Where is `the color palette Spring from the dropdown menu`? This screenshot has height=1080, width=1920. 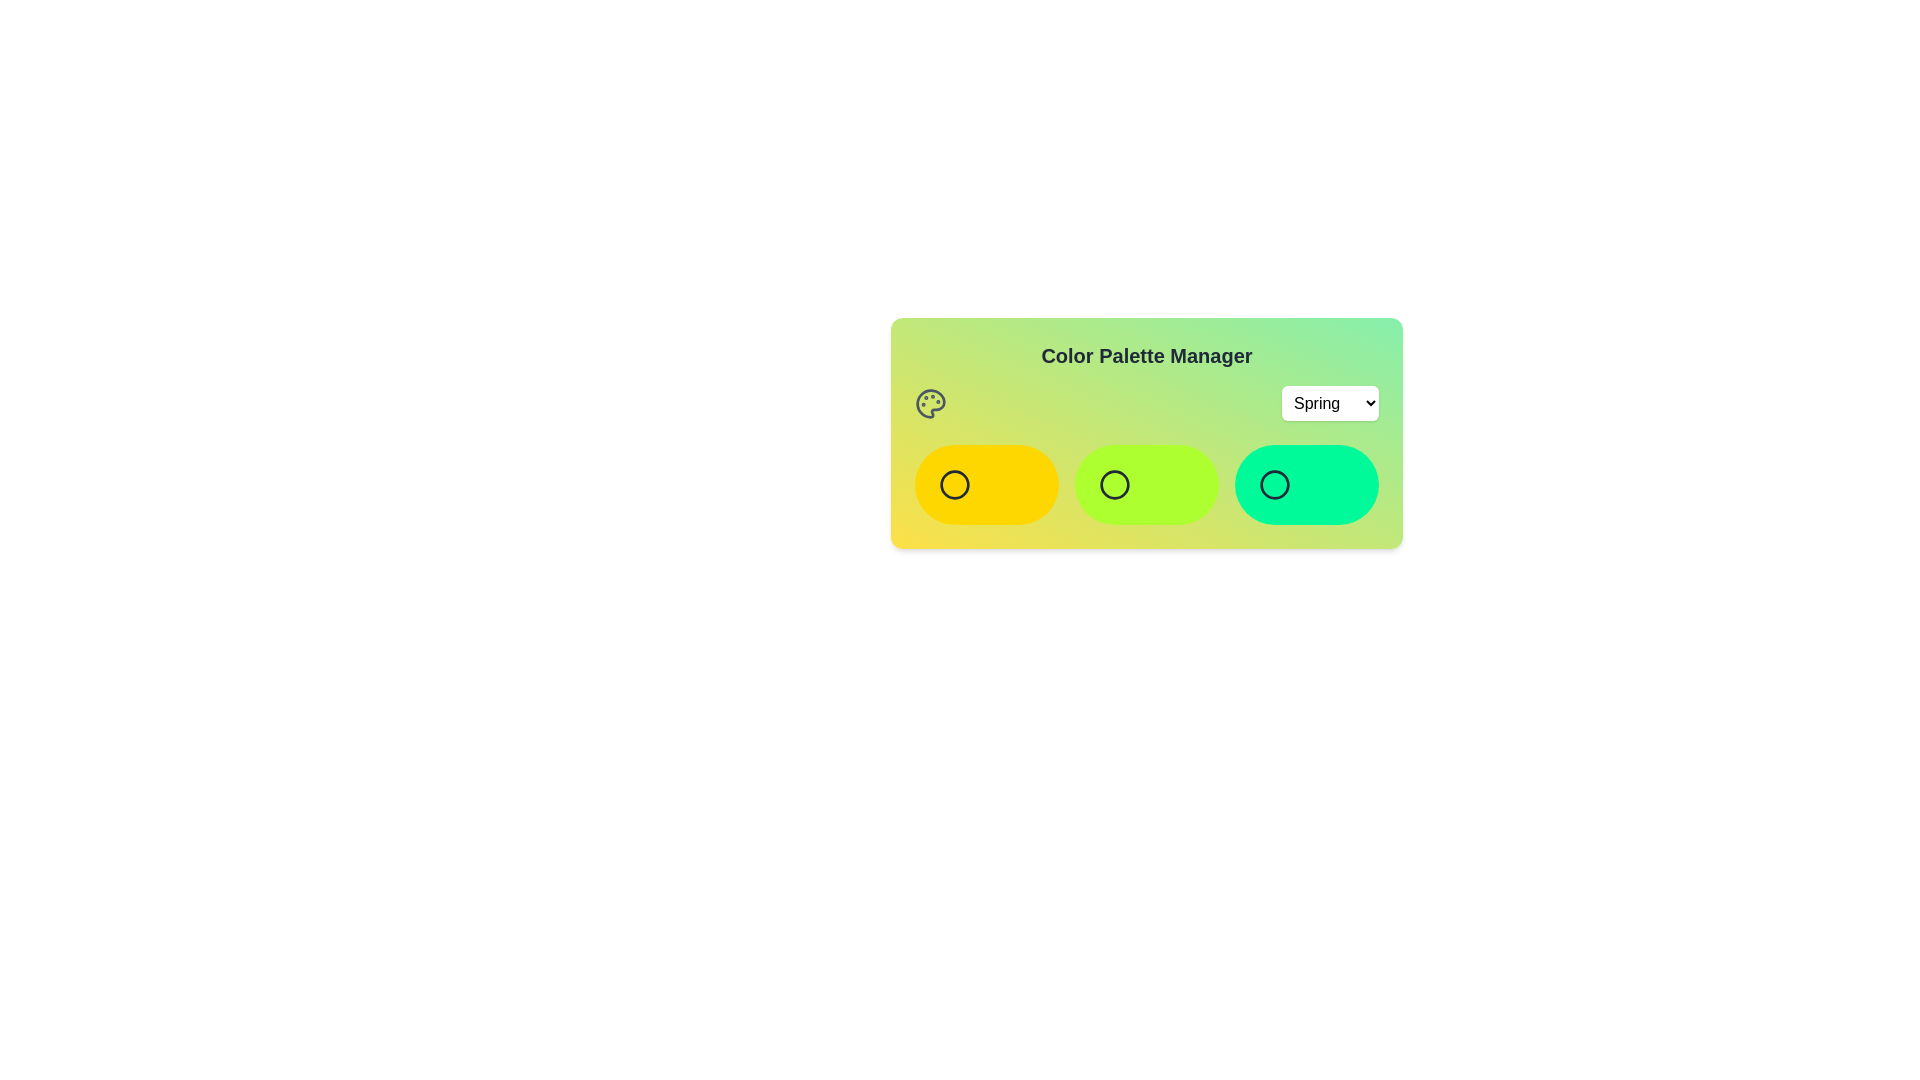
the color palette Spring from the dropdown menu is located at coordinates (1330, 403).